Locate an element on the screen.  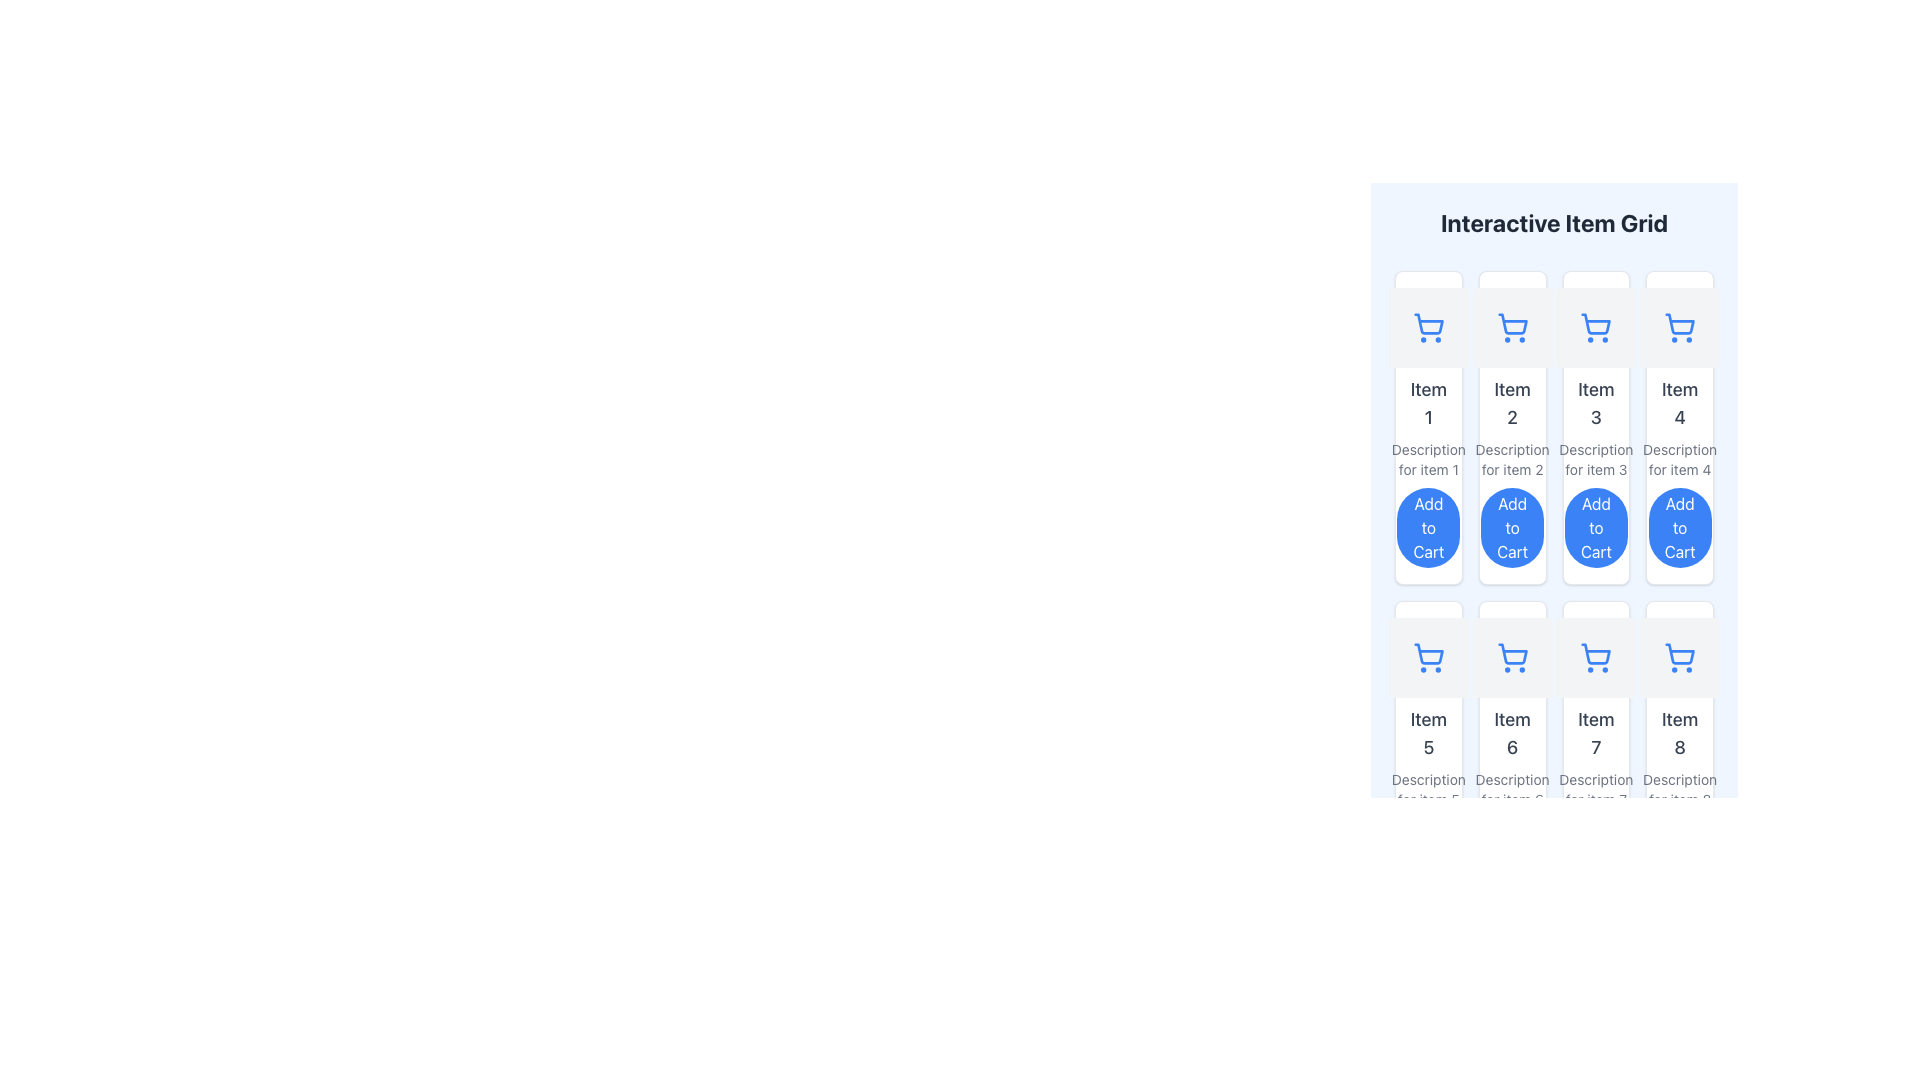
the text label that reads 'Description for item 1', which is styled in a small-sized, light gray font and positioned below the header 'Item 1' and above the 'Add to Cart' button is located at coordinates (1427, 459).